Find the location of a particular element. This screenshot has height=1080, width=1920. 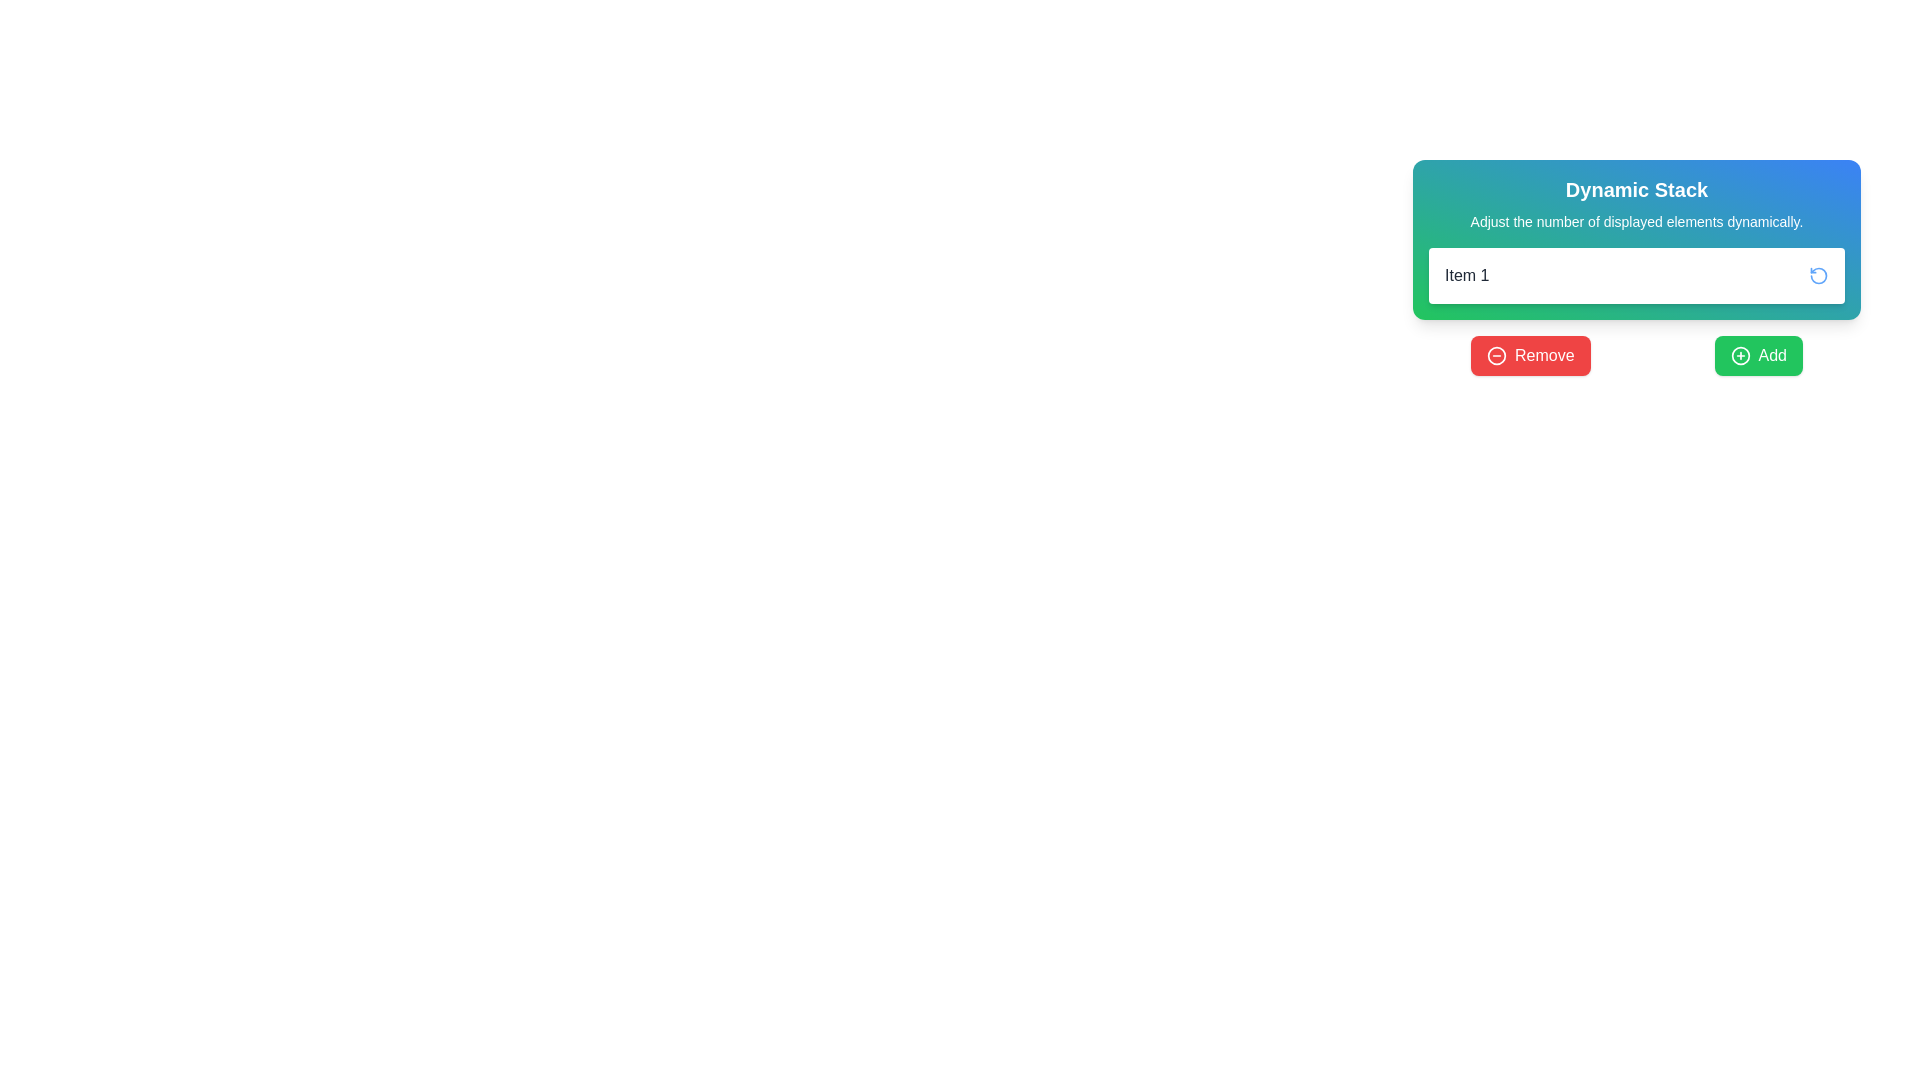

the refresh icon button located to the right of the input field associated with 'Item 1' is located at coordinates (1819, 276).